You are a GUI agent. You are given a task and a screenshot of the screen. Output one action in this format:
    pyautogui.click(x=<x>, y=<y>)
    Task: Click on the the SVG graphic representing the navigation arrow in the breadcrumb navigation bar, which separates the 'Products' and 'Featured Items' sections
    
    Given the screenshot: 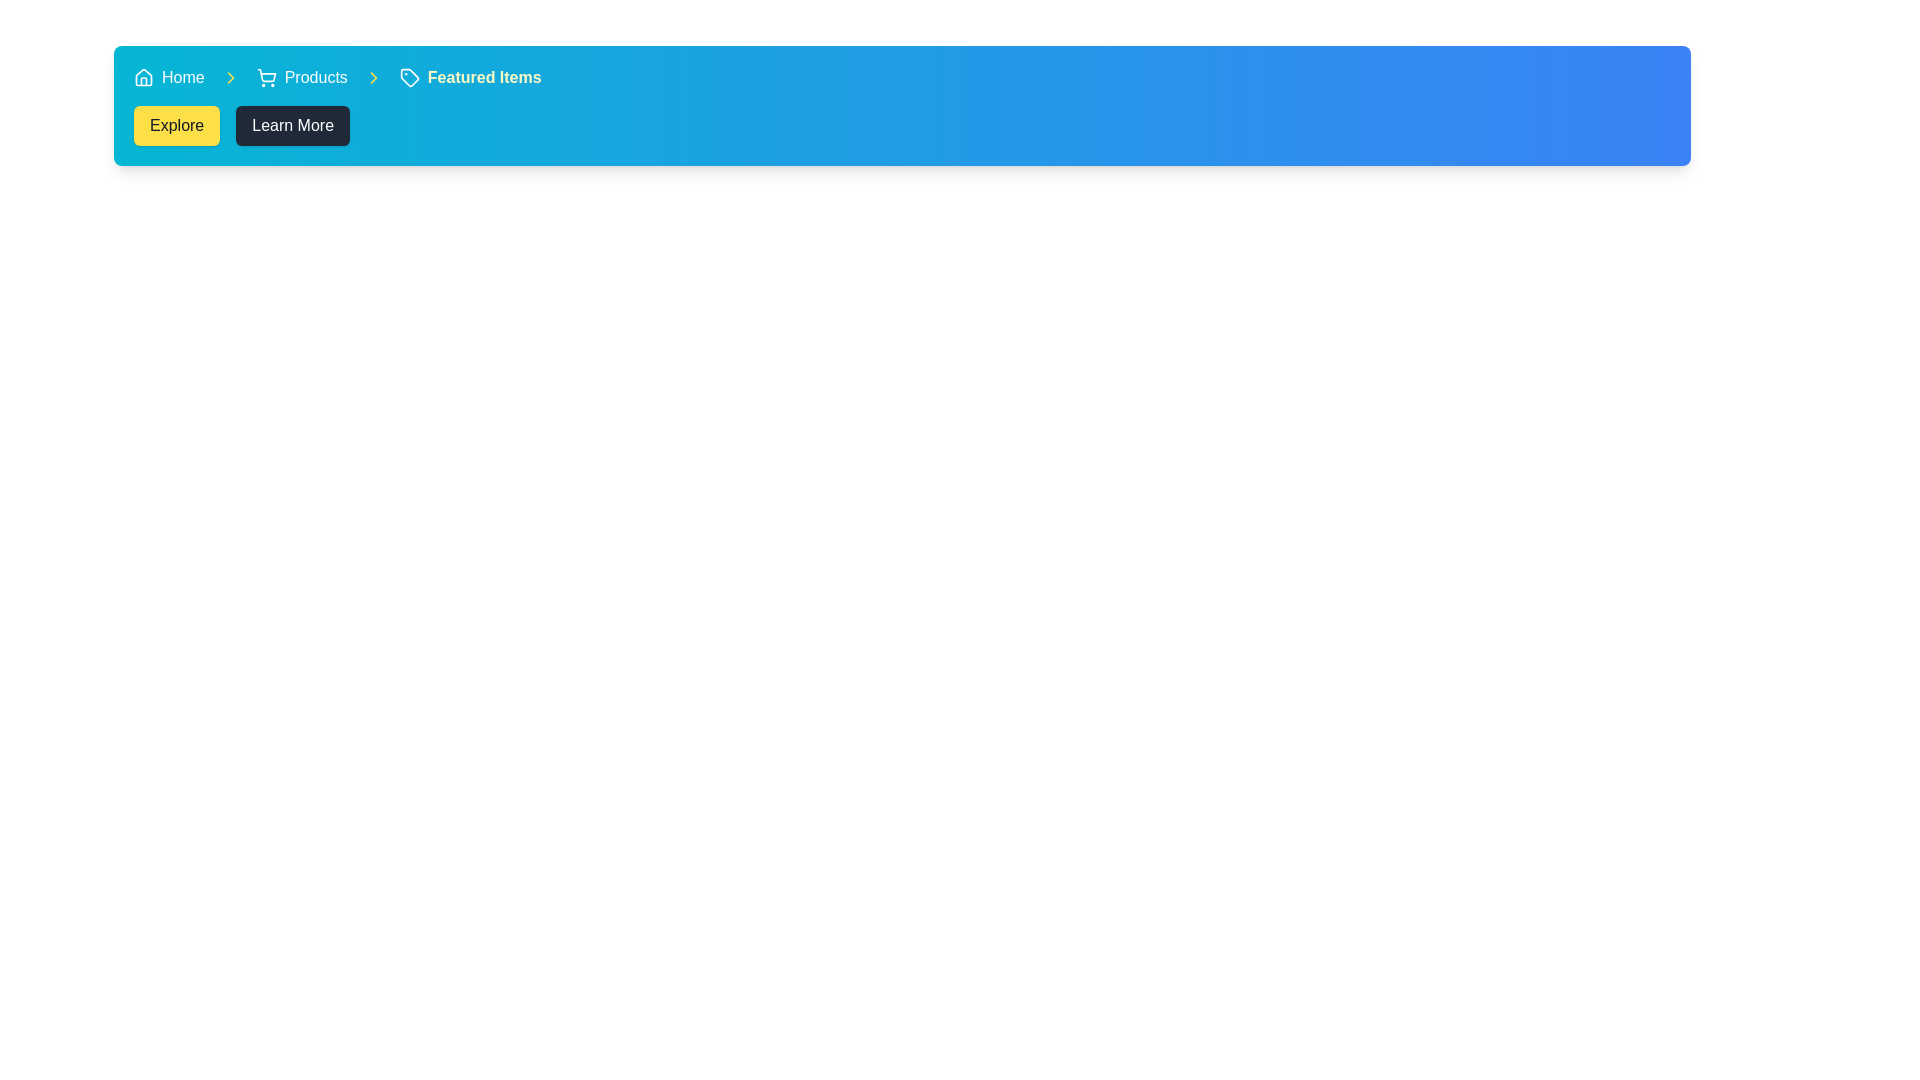 What is the action you would take?
    pyautogui.click(x=373, y=76)
    